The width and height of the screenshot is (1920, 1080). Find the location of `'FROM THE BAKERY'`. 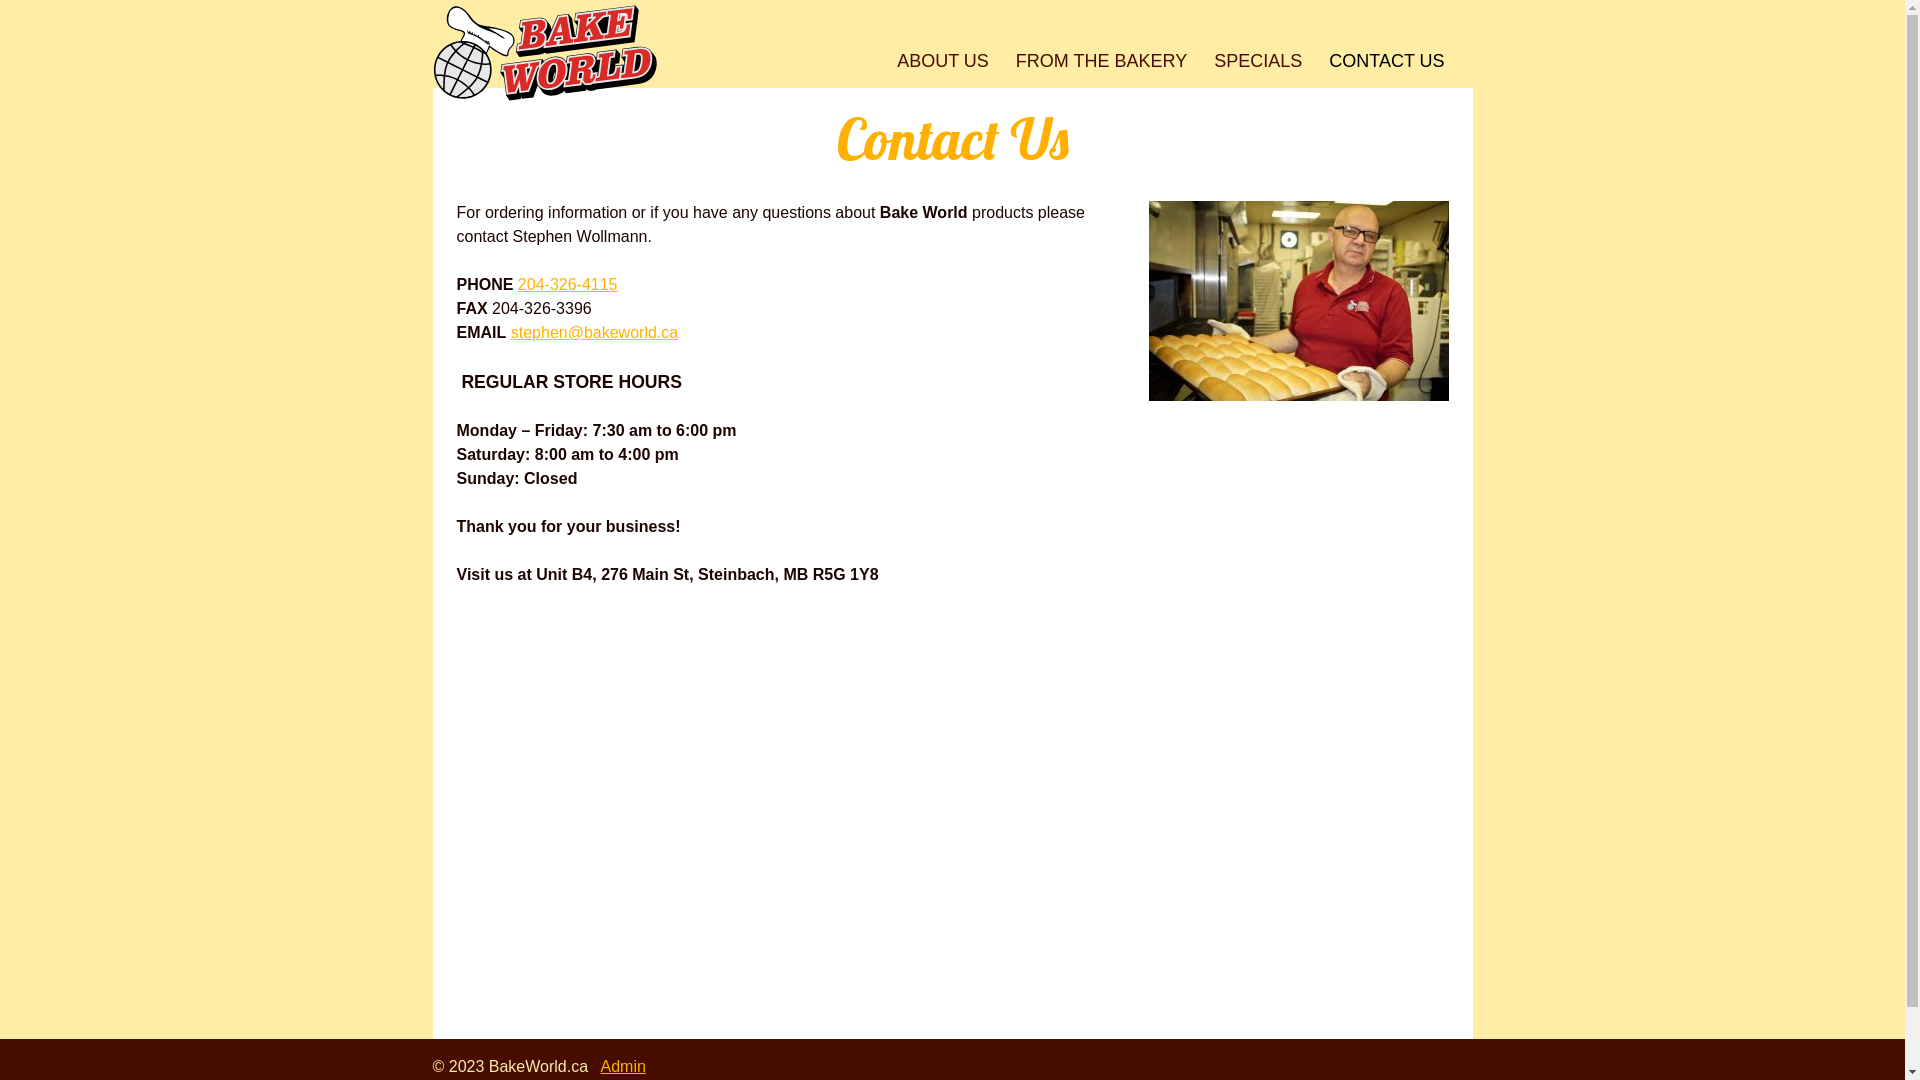

'FROM THE BAKERY' is located at coordinates (1099, 60).